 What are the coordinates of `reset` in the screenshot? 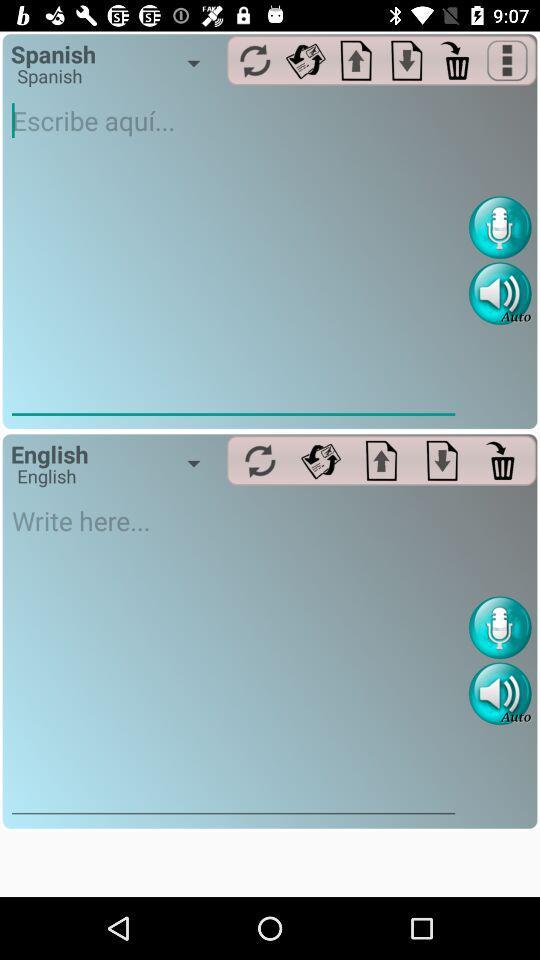 It's located at (255, 59).